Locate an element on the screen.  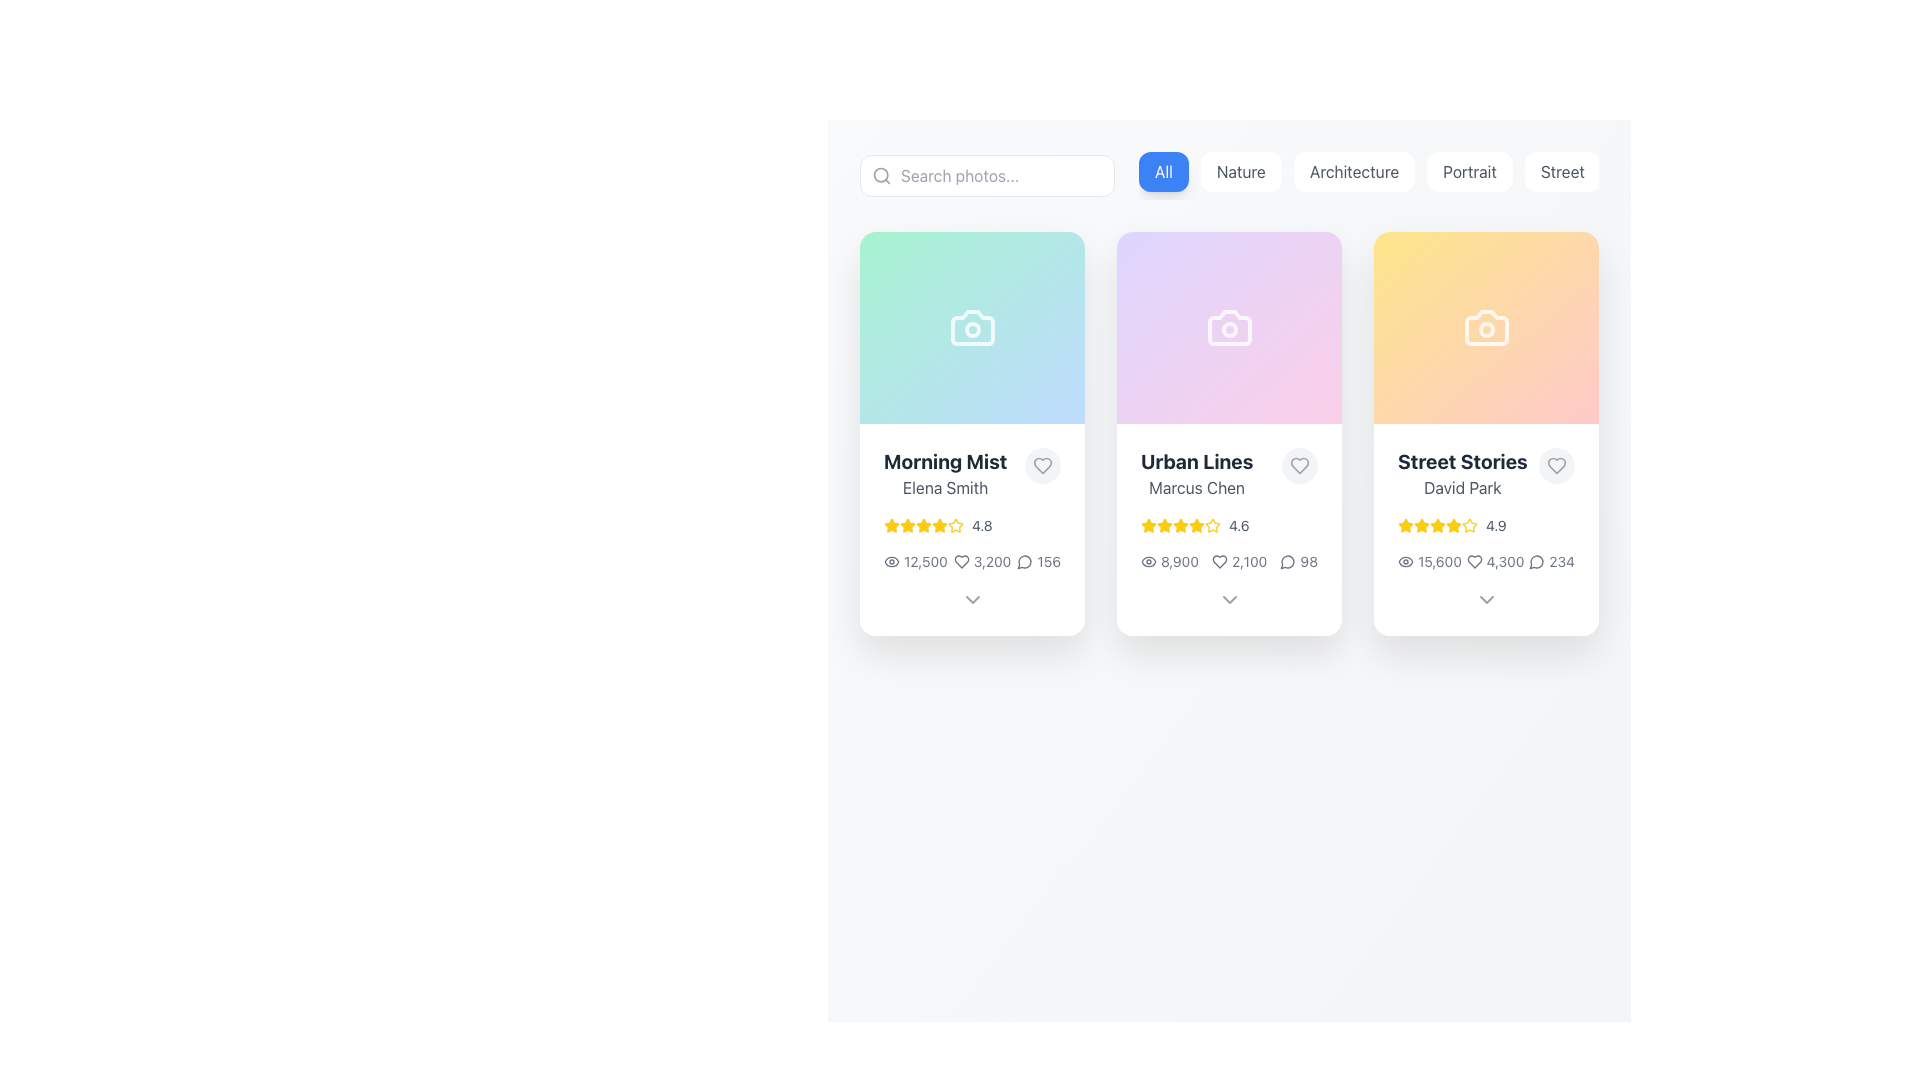
the fourth star icon representing the rating level in the 'Urban Lines' card to interact with the rating is located at coordinates (1196, 524).